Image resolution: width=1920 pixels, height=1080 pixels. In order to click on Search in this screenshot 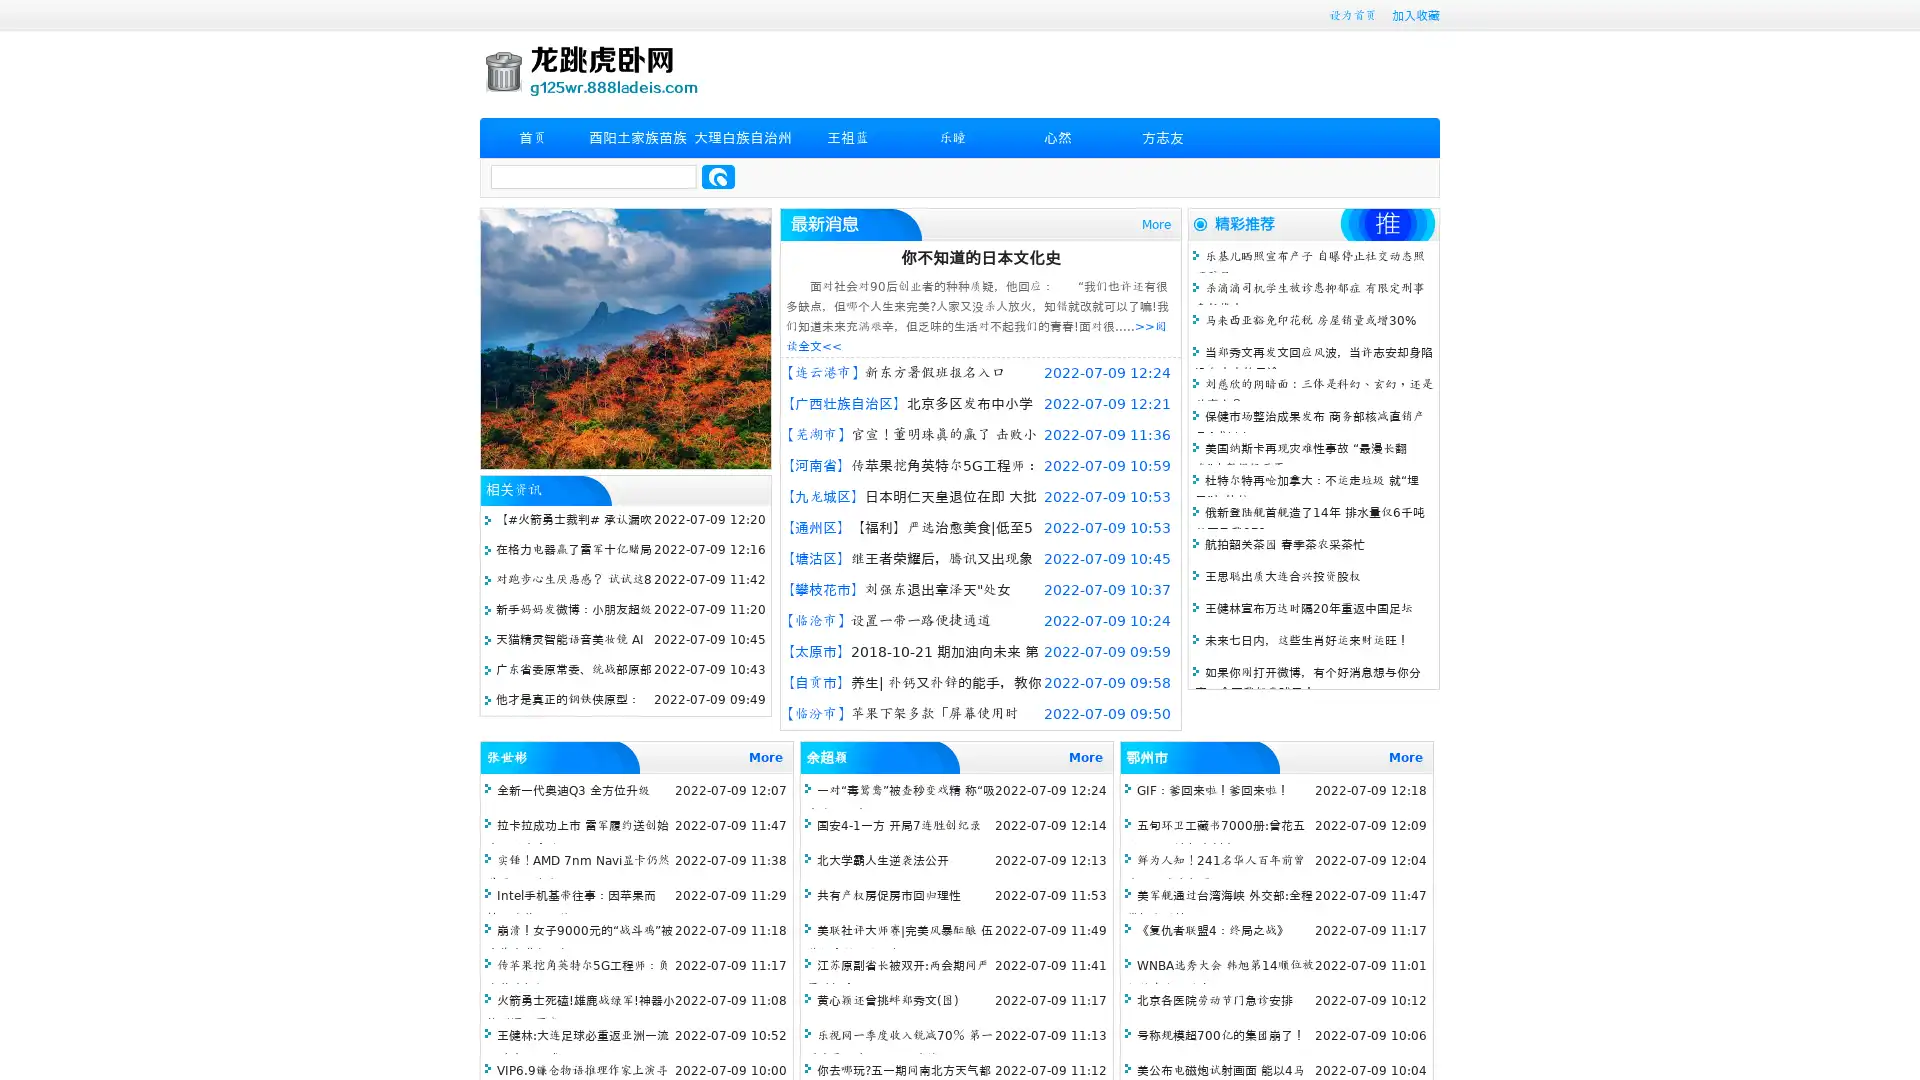, I will do `click(718, 176)`.